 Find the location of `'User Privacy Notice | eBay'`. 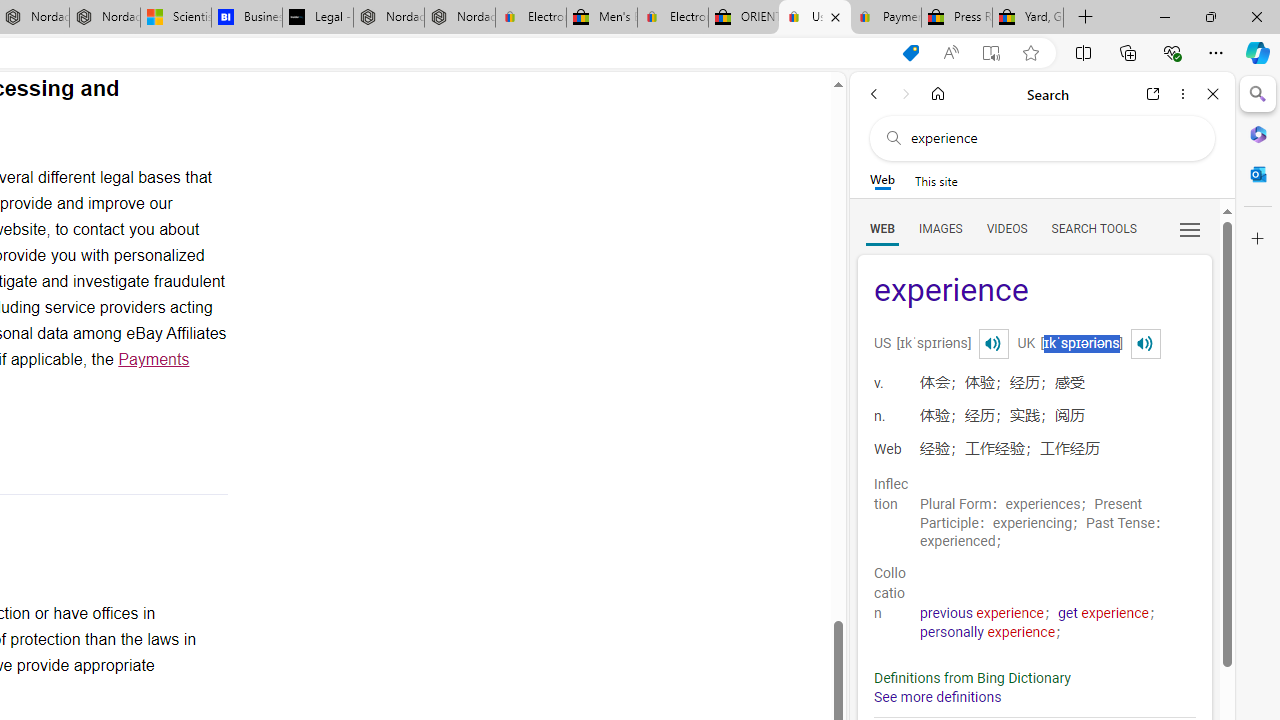

'User Privacy Notice | eBay' is located at coordinates (814, 17).